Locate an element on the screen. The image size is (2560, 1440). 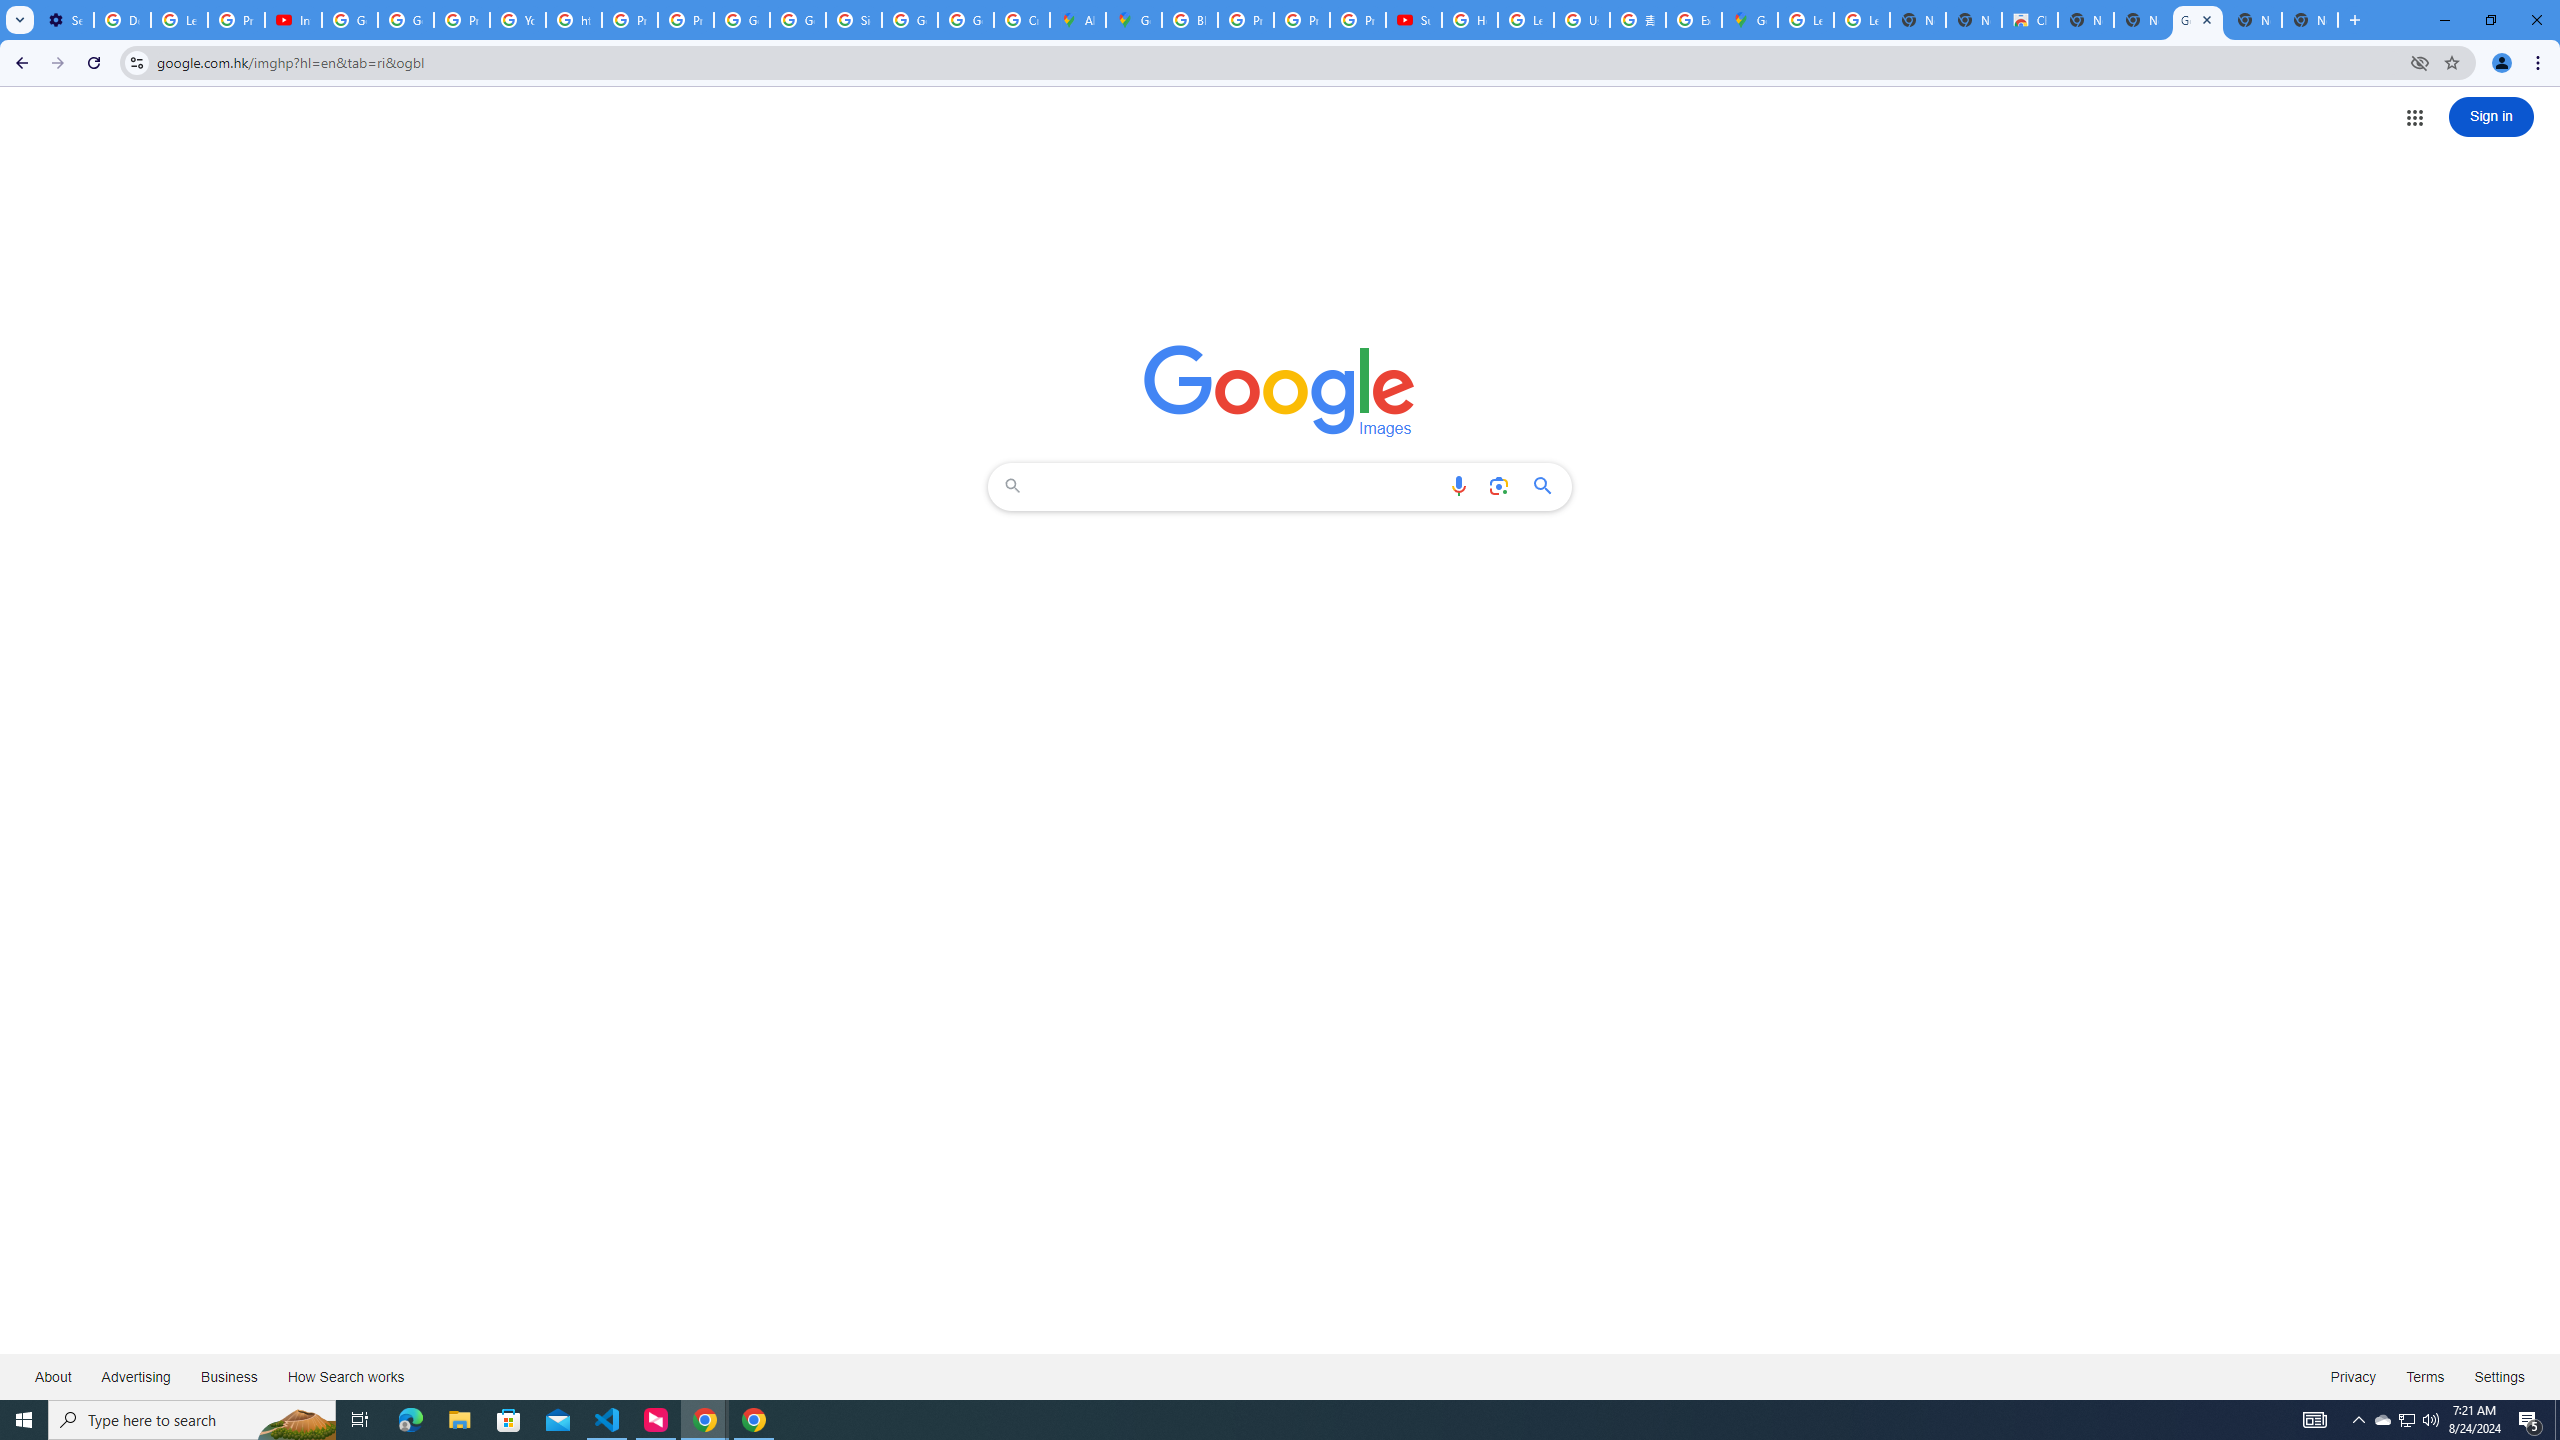
'How Search works' is located at coordinates (345, 1375).